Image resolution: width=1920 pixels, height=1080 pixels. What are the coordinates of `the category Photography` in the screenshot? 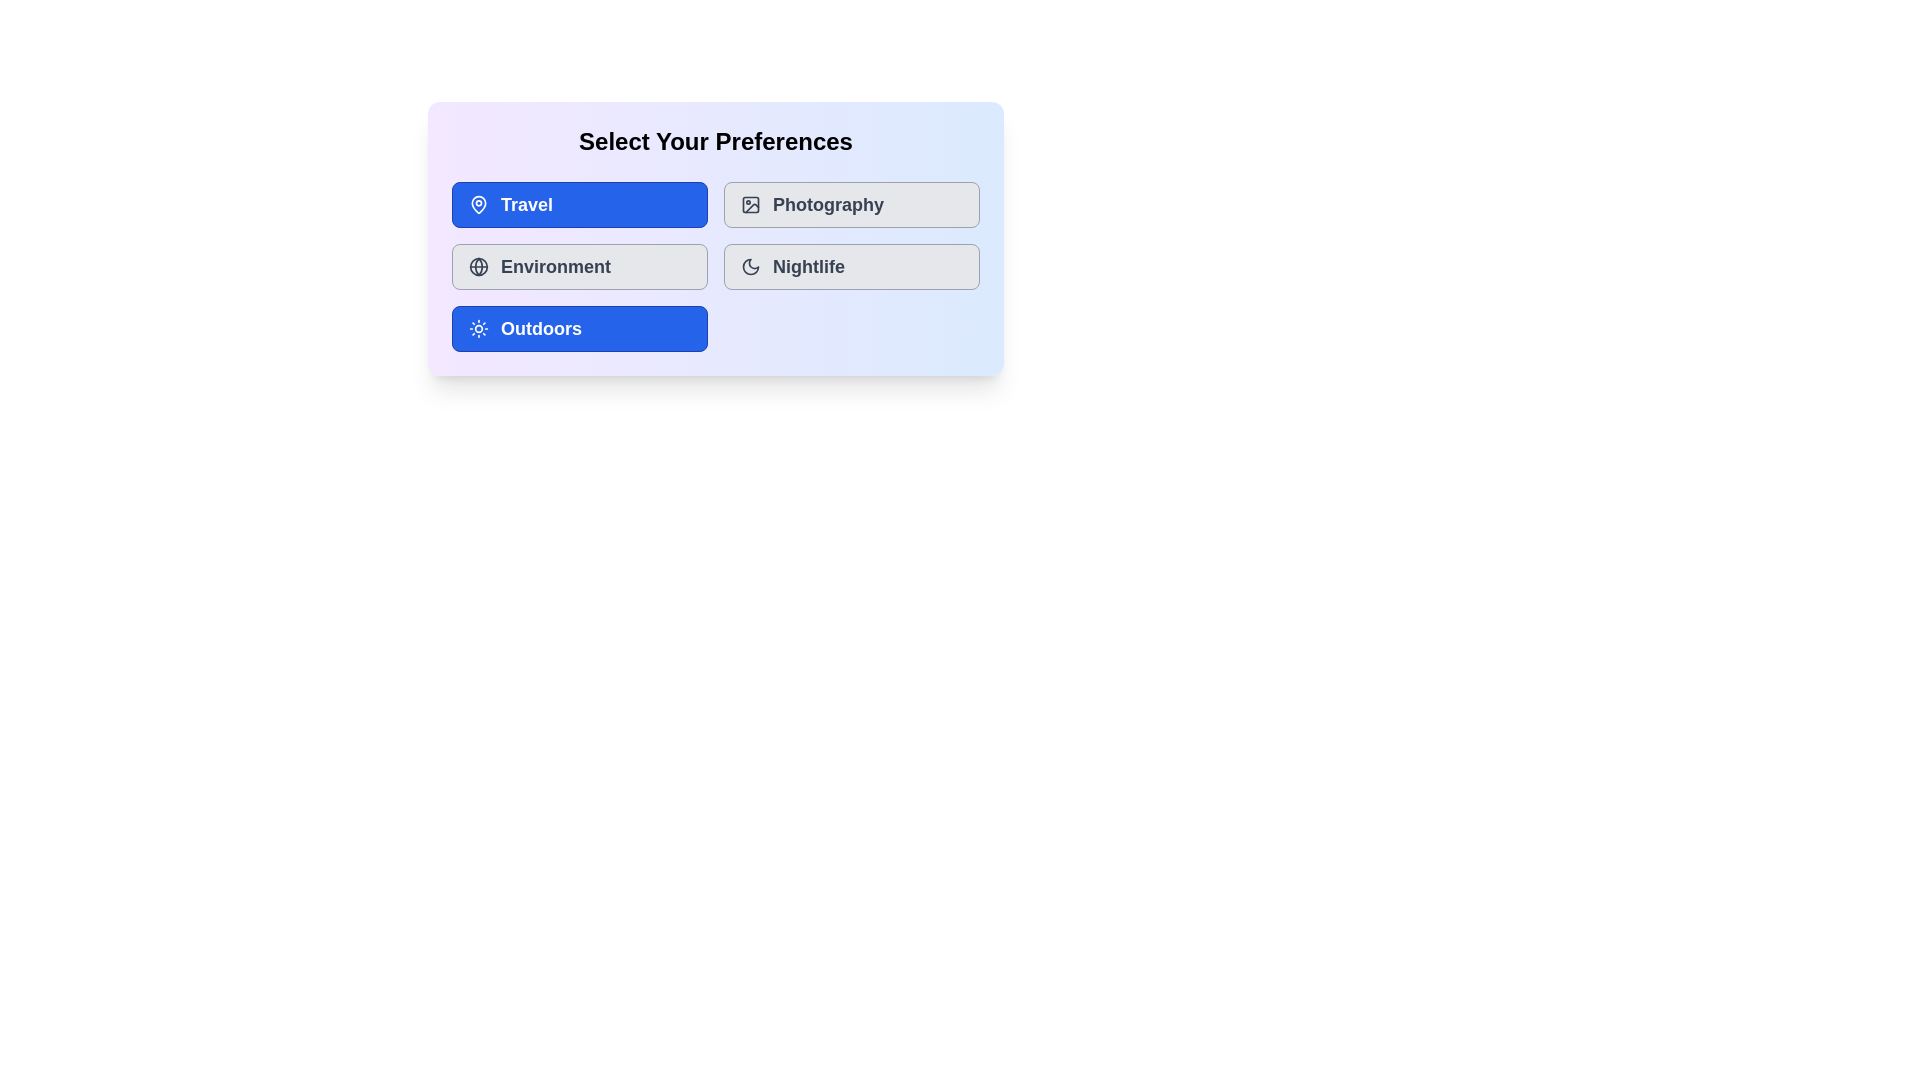 It's located at (851, 204).